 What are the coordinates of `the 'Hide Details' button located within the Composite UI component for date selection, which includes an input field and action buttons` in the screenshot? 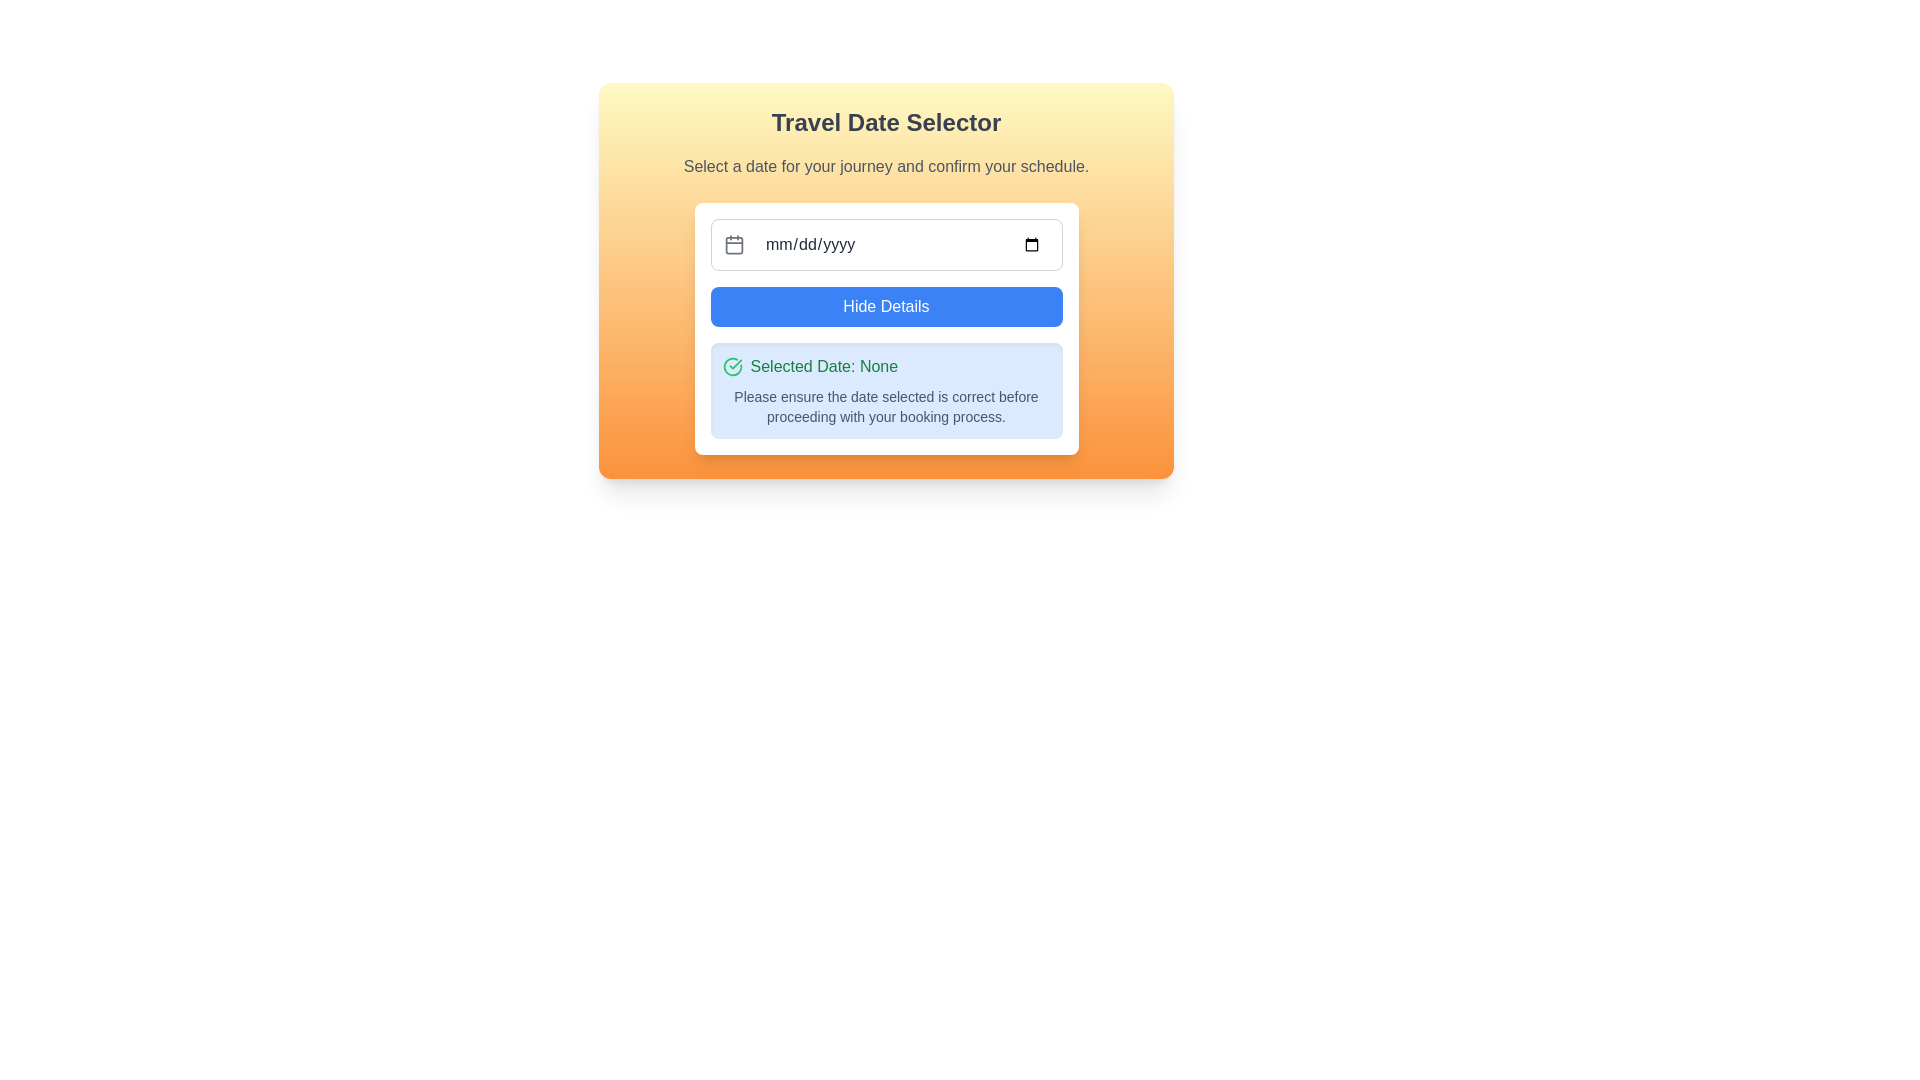 It's located at (885, 281).